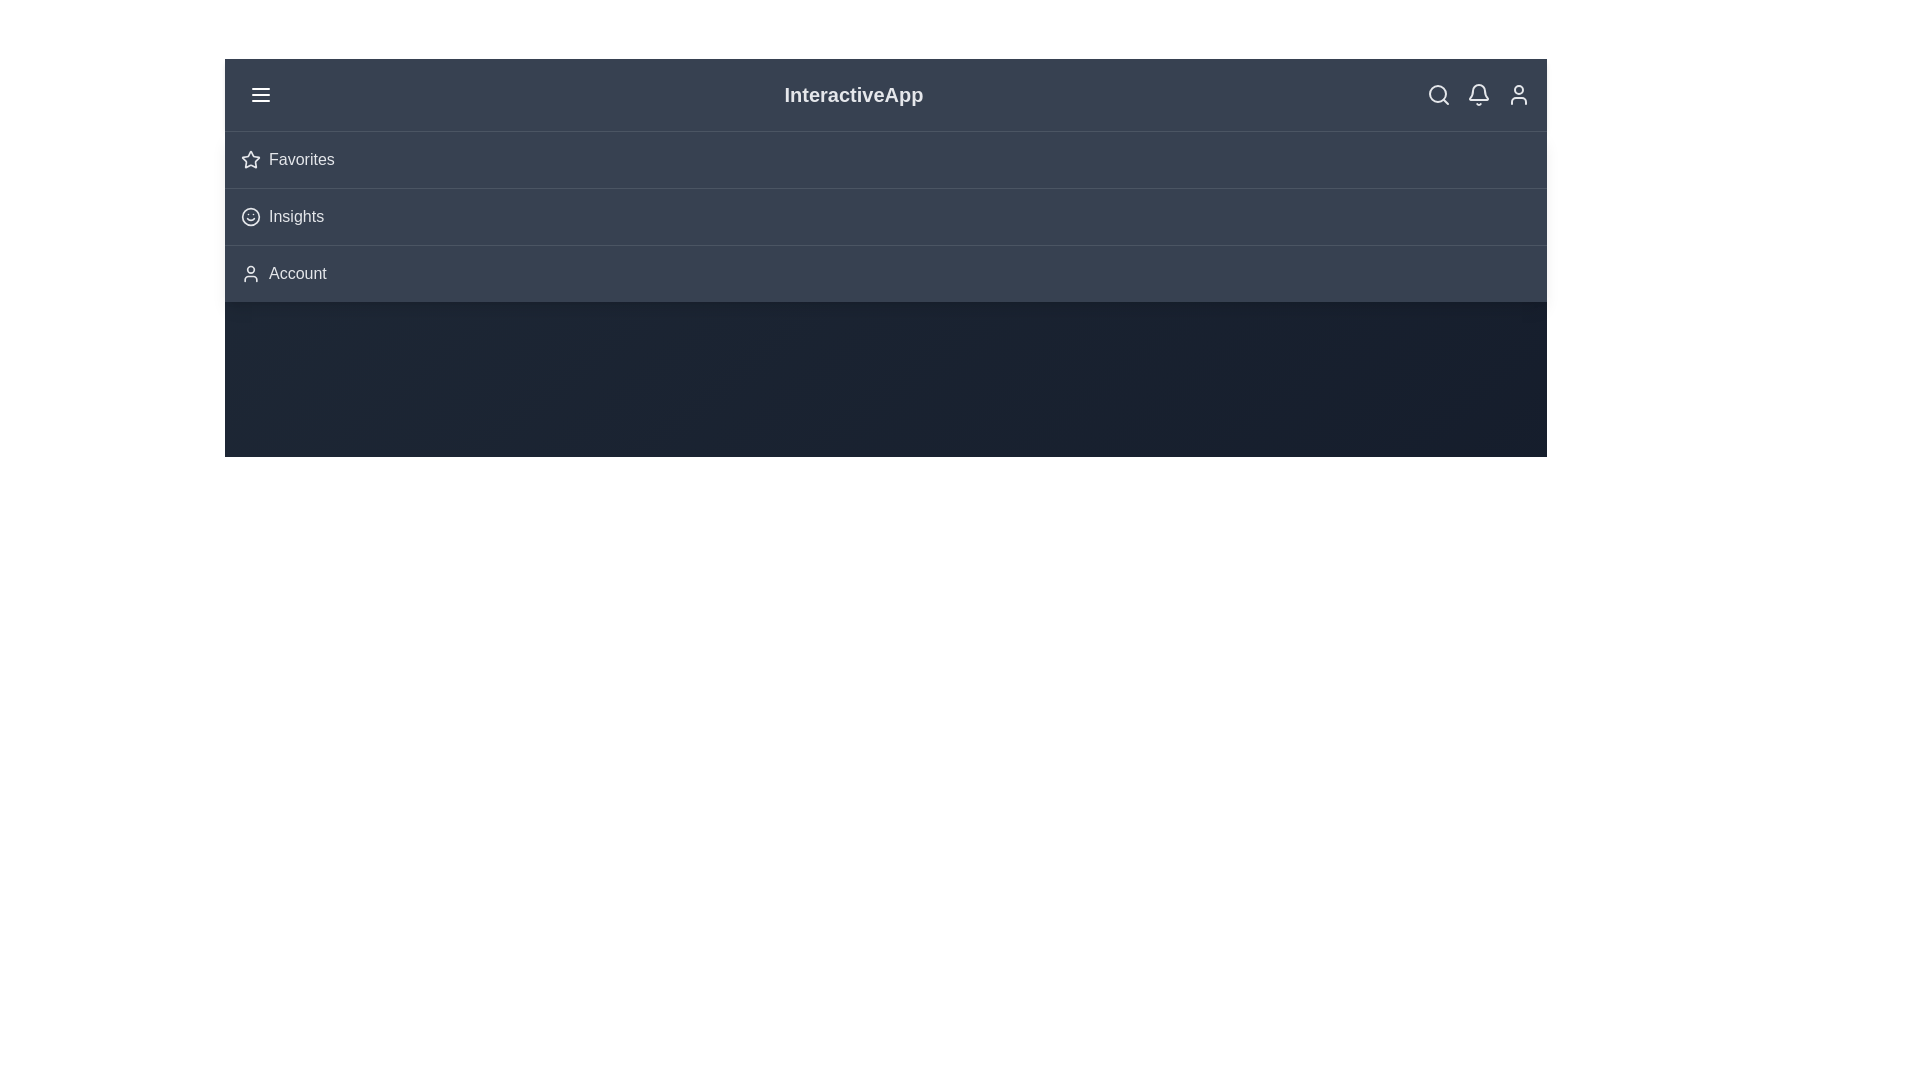 Image resolution: width=1920 pixels, height=1080 pixels. What do you see at coordinates (1438, 95) in the screenshot?
I see `the search icon to initiate the search functionality` at bounding box center [1438, 95].